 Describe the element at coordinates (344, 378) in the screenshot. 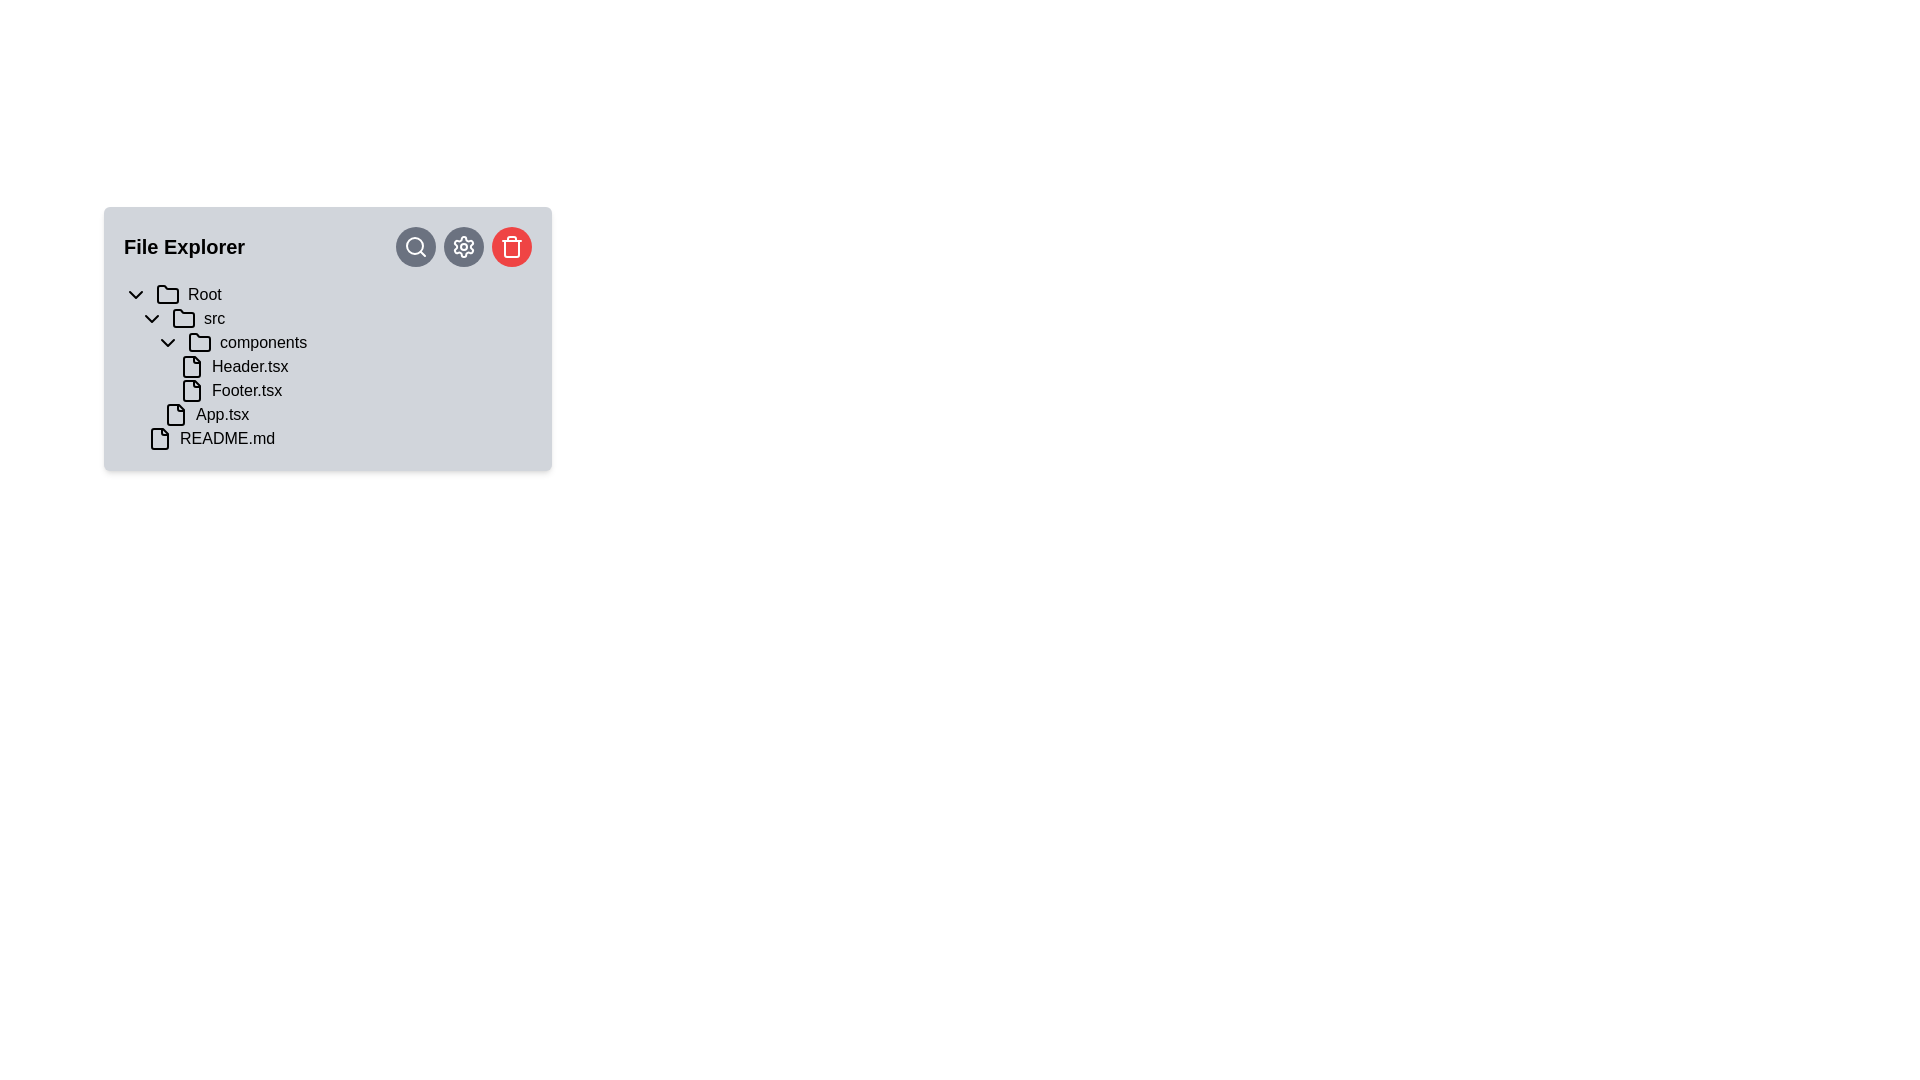

I see `to select a file in the file list located within the 'components' folder of the file tree under the 'src' folder` at that location.